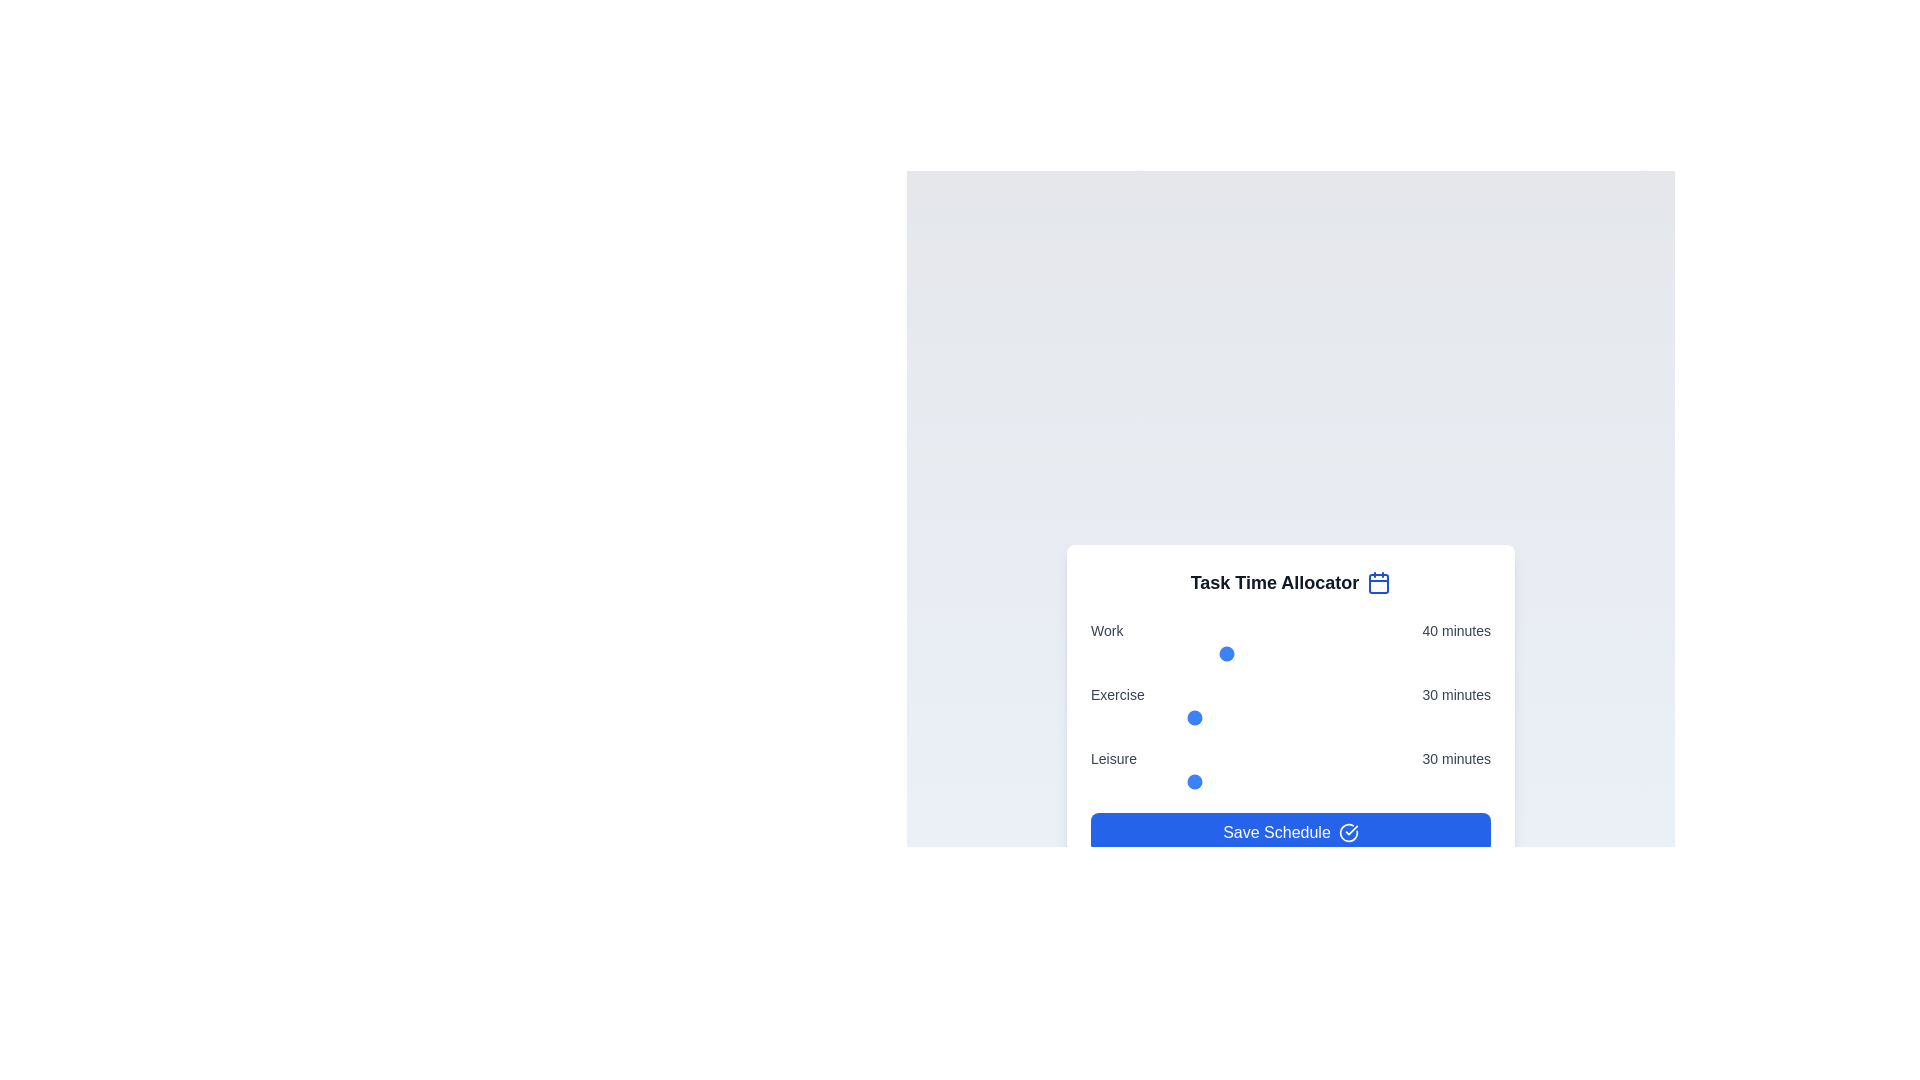 Image resolution: width=1920 pixels, height=1080 pixels. What do you see at coordinates (1291, 833) in the screenshot?
I see `the 'Save Schedule' button to save the changes` at bounding box center [1291, 833].